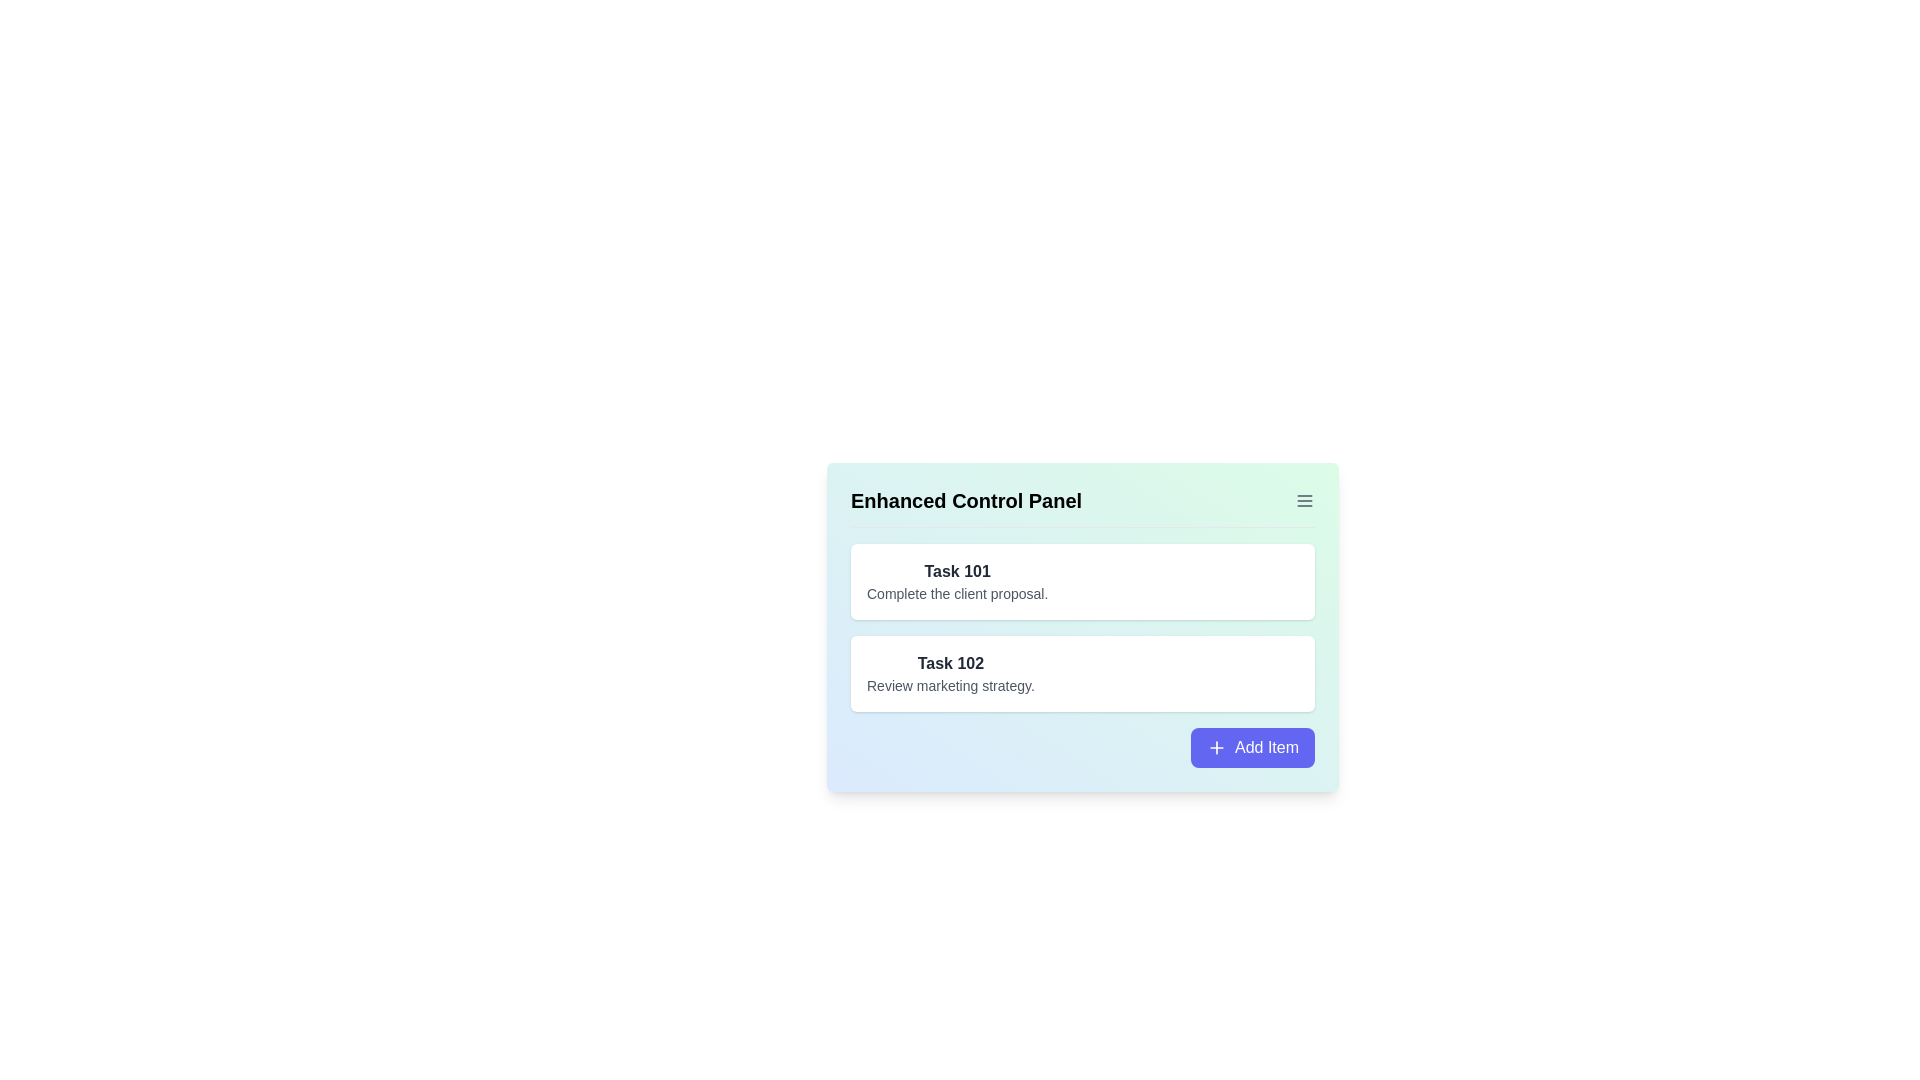 Image resolution: width=1920 pixels, height=1080 pixels. Describe the element at coordinates (1215, 748) in the screenshot. I see `the plus icon located to the left of the 'Add Item' button in the bottom-right corner of the card` at that location.